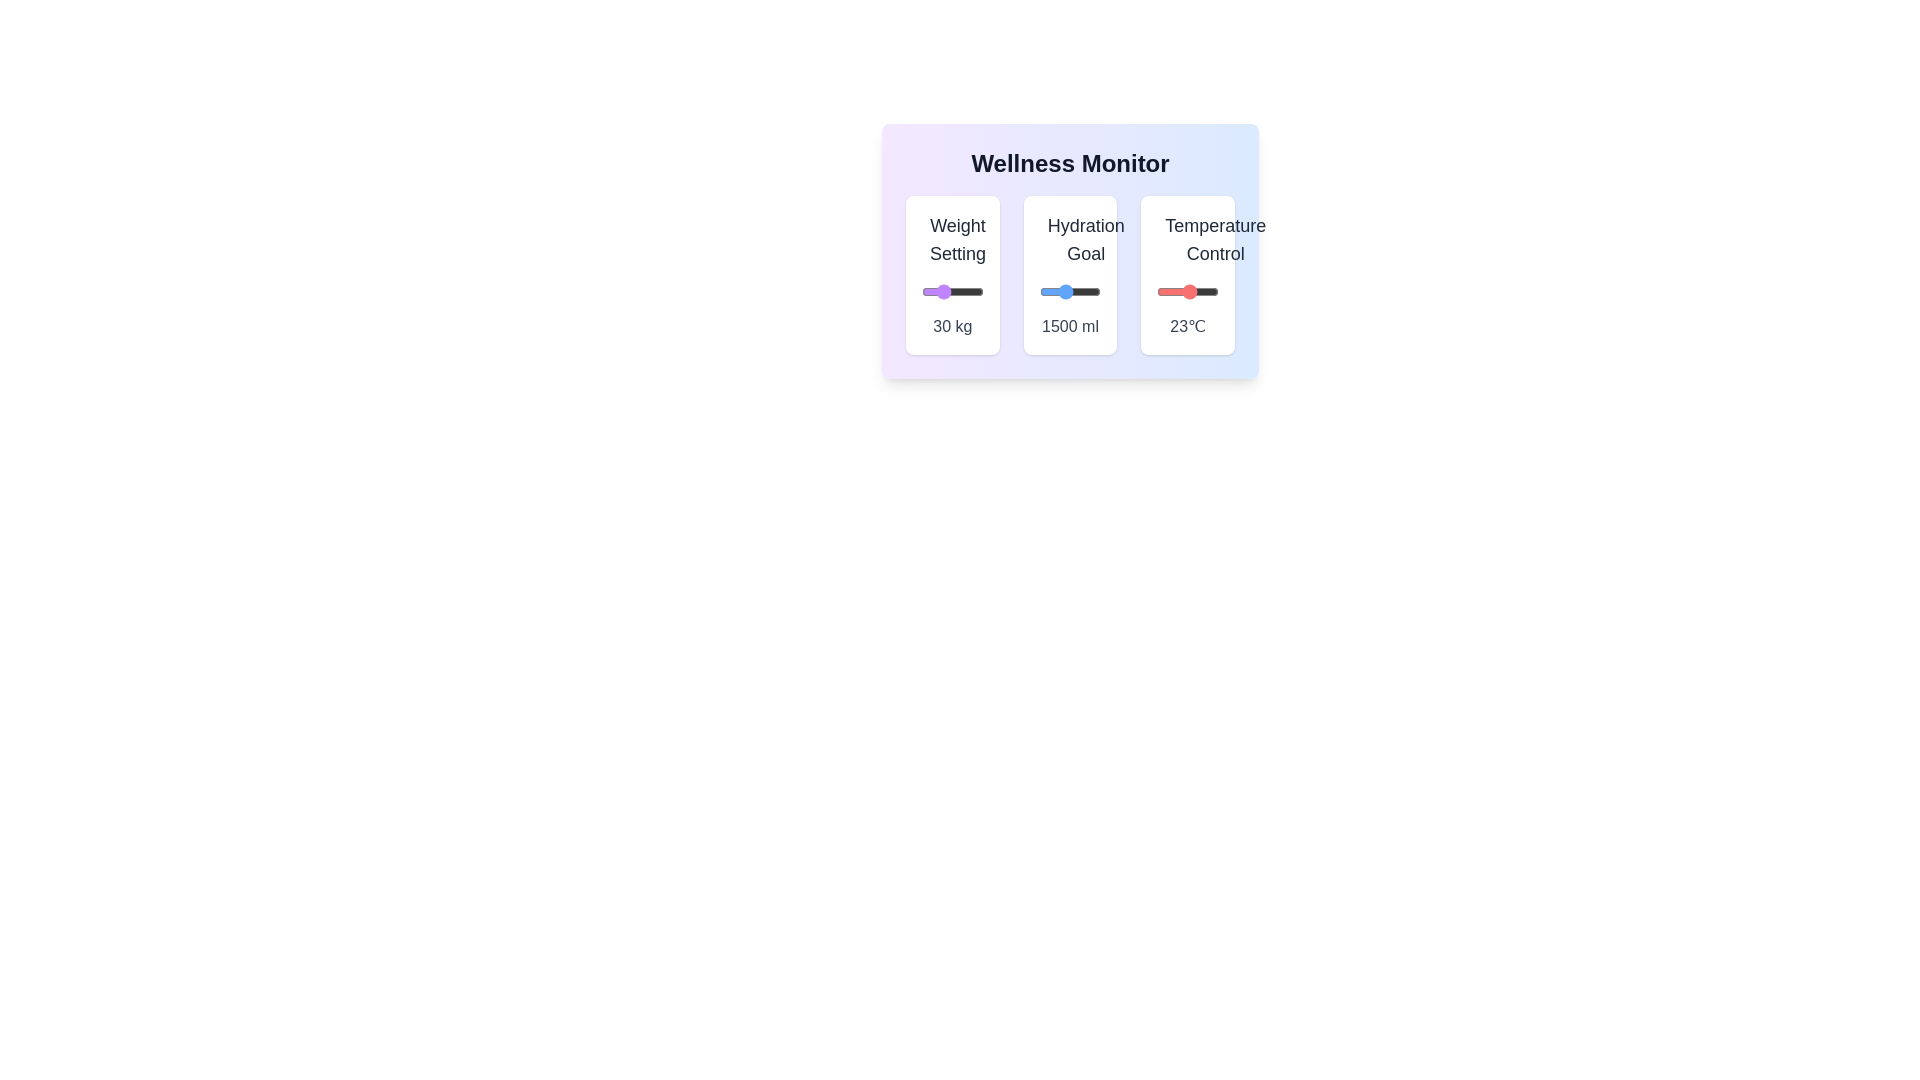 The image size is (1920, 1080). I want to click on the handle of the hydration goal range slider located within the Hydration Goal section, so click(1069, 292).